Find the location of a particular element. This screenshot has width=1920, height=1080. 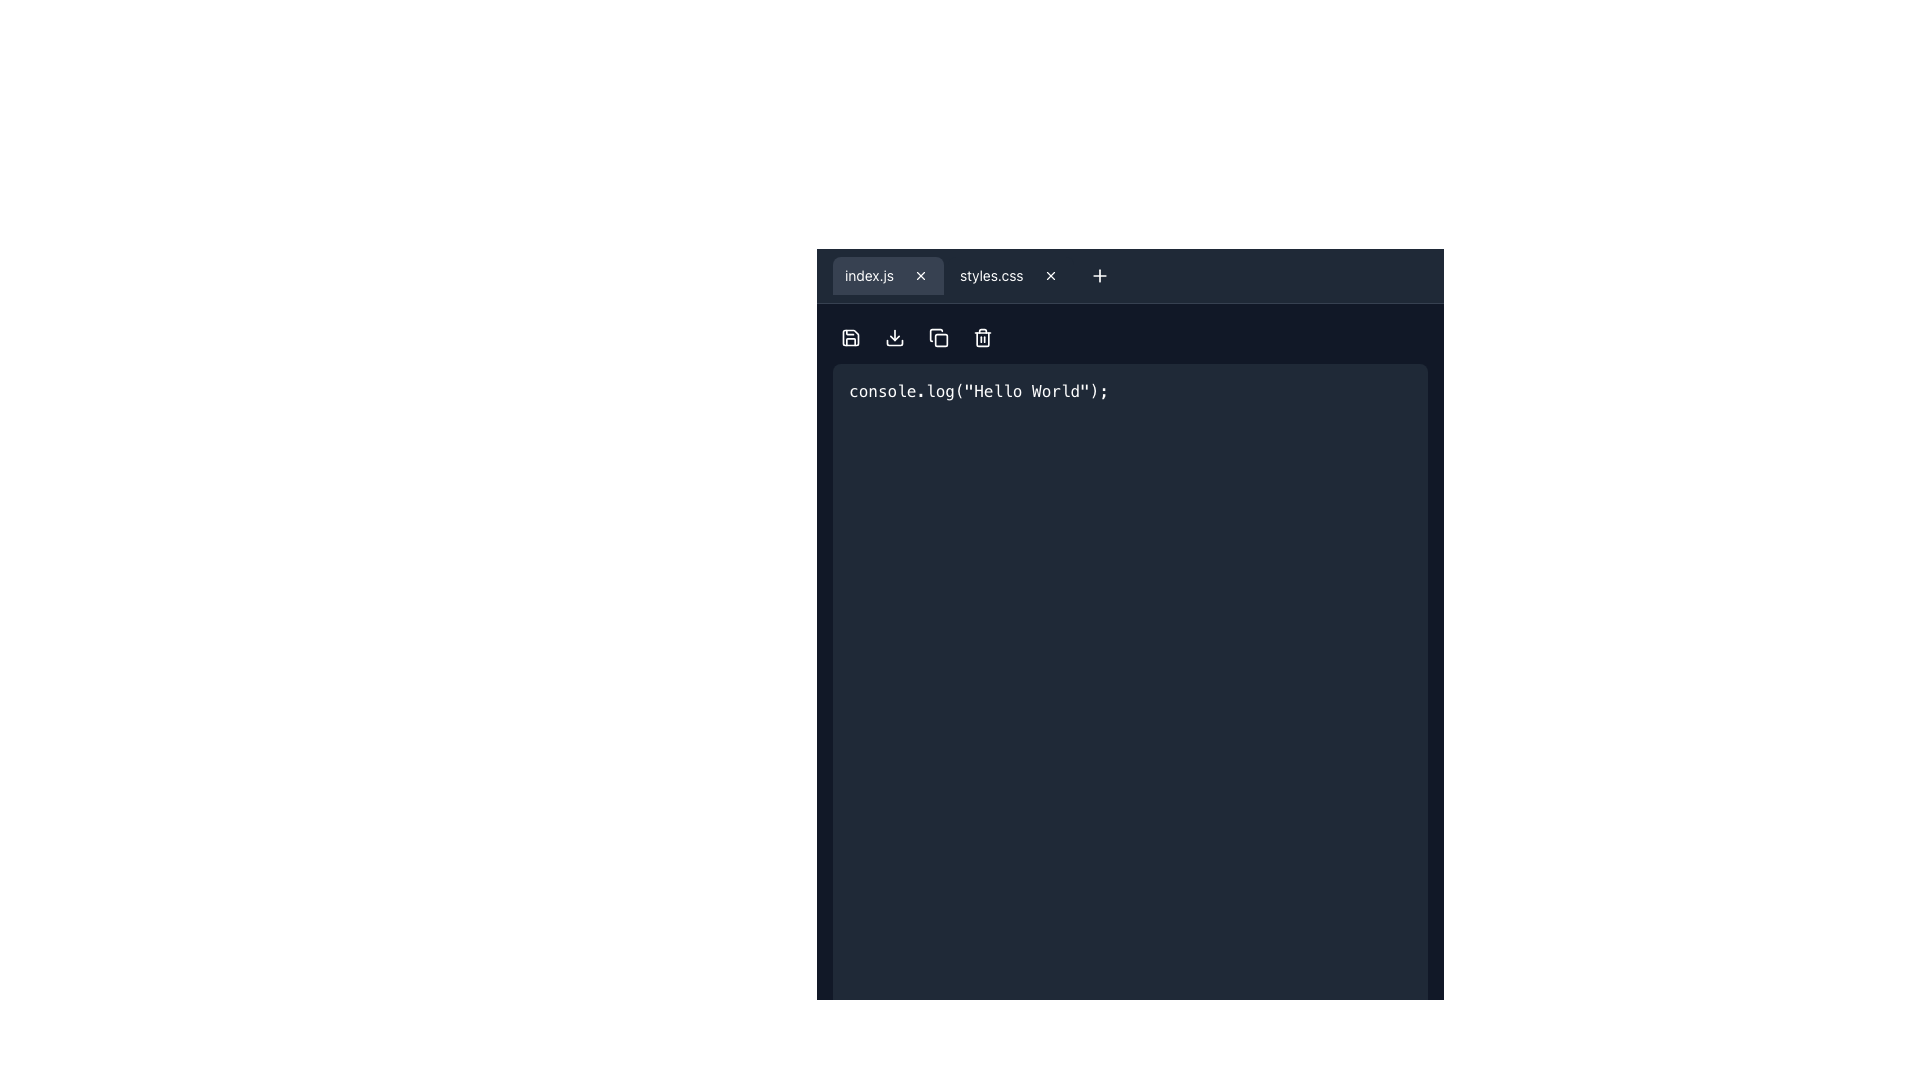

the 'Copy' button located in the top-right corner of the application's toolbar is located at coordinates (938, 337).